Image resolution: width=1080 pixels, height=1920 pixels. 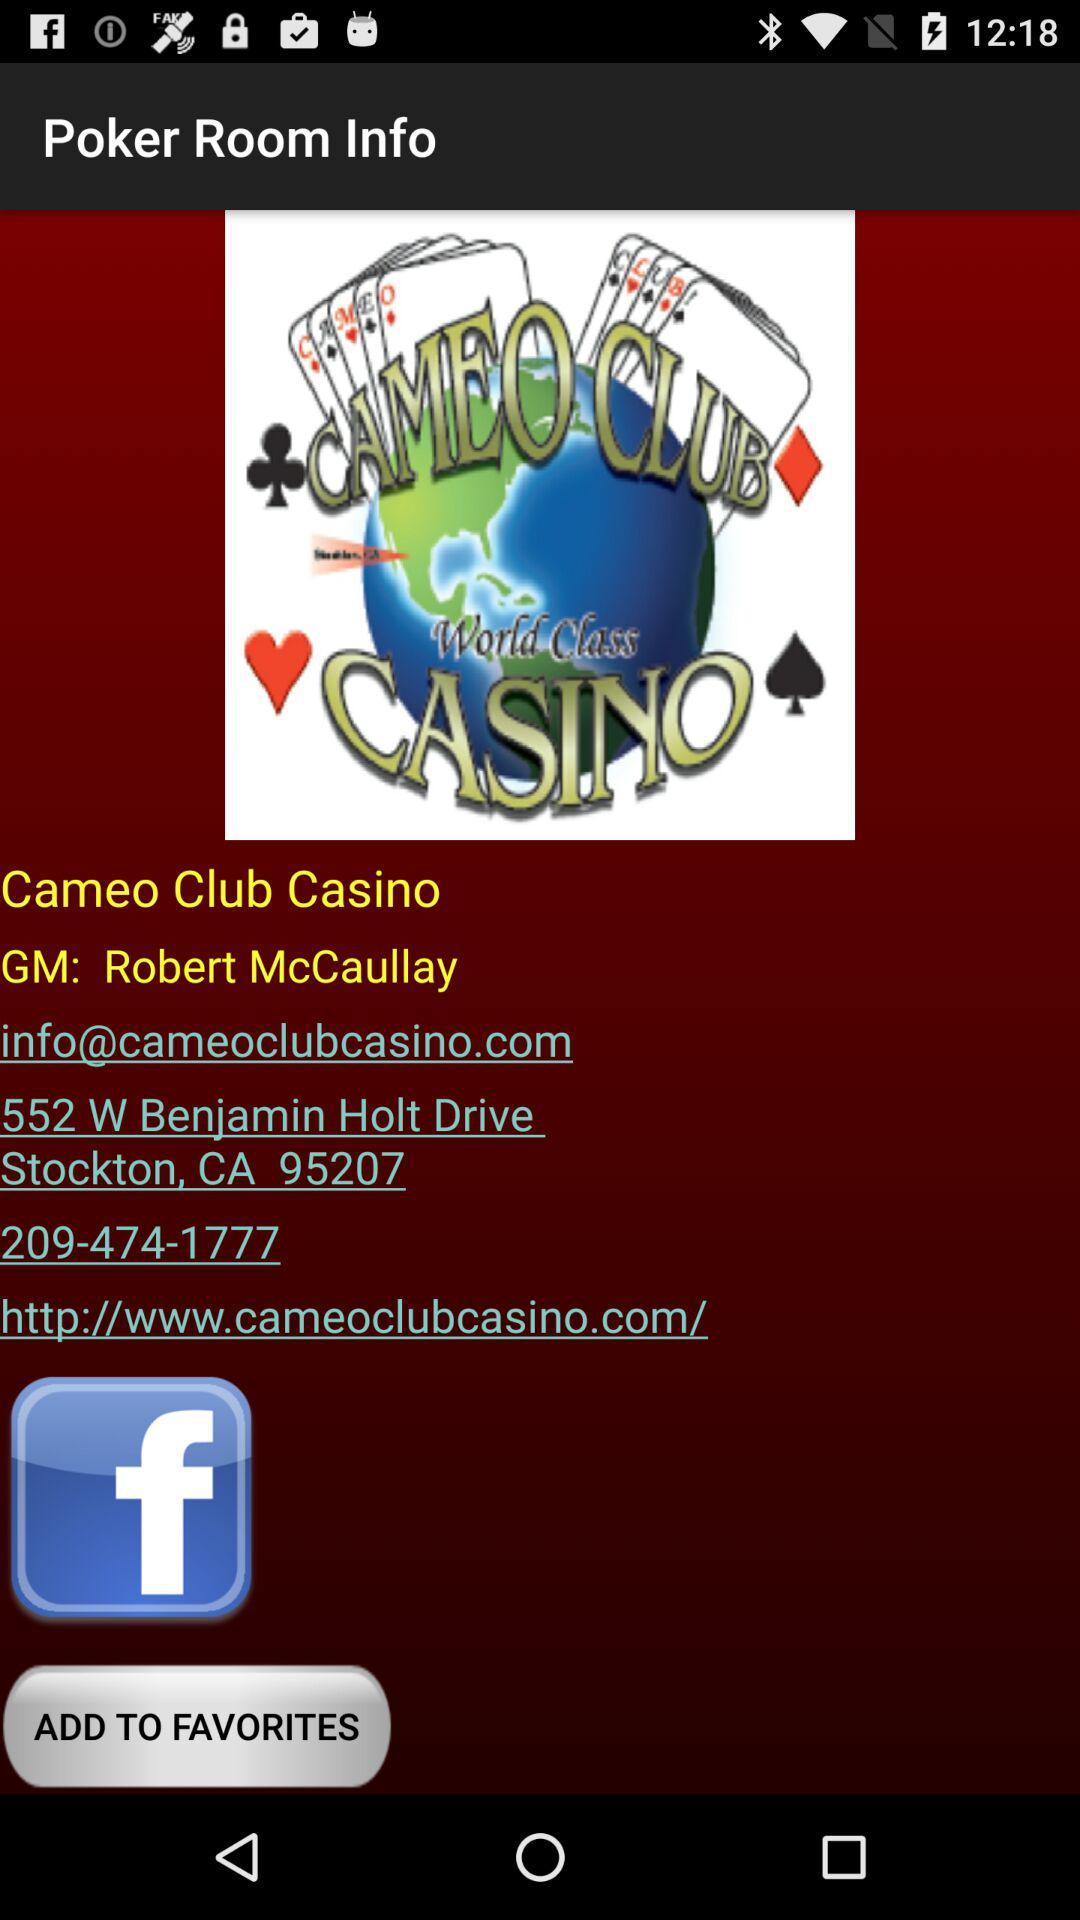 What do you see at coordinates (353, 1308) in the screenshot?
I see `the app below the 209-474-1777 item` at bounding box center [353, 1308].